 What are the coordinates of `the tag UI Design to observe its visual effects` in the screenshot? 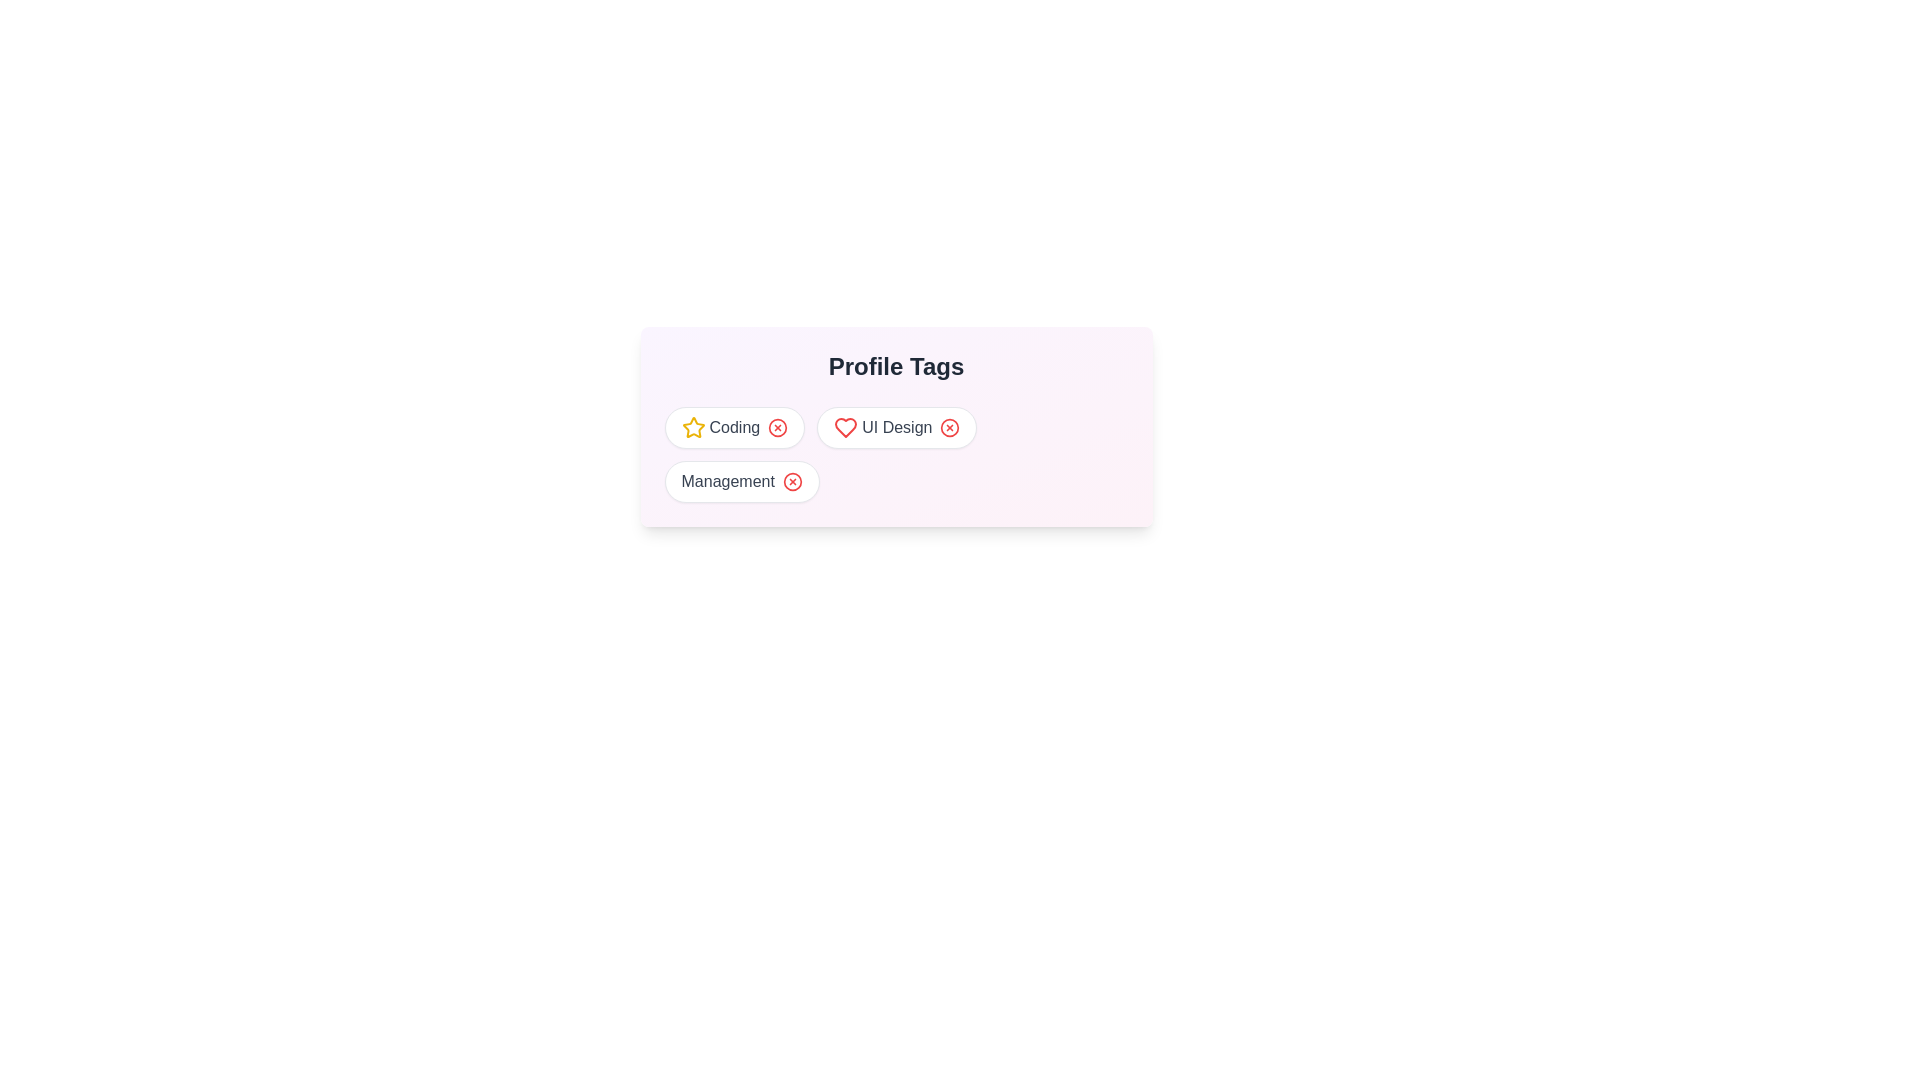 It's located at (896, 427).